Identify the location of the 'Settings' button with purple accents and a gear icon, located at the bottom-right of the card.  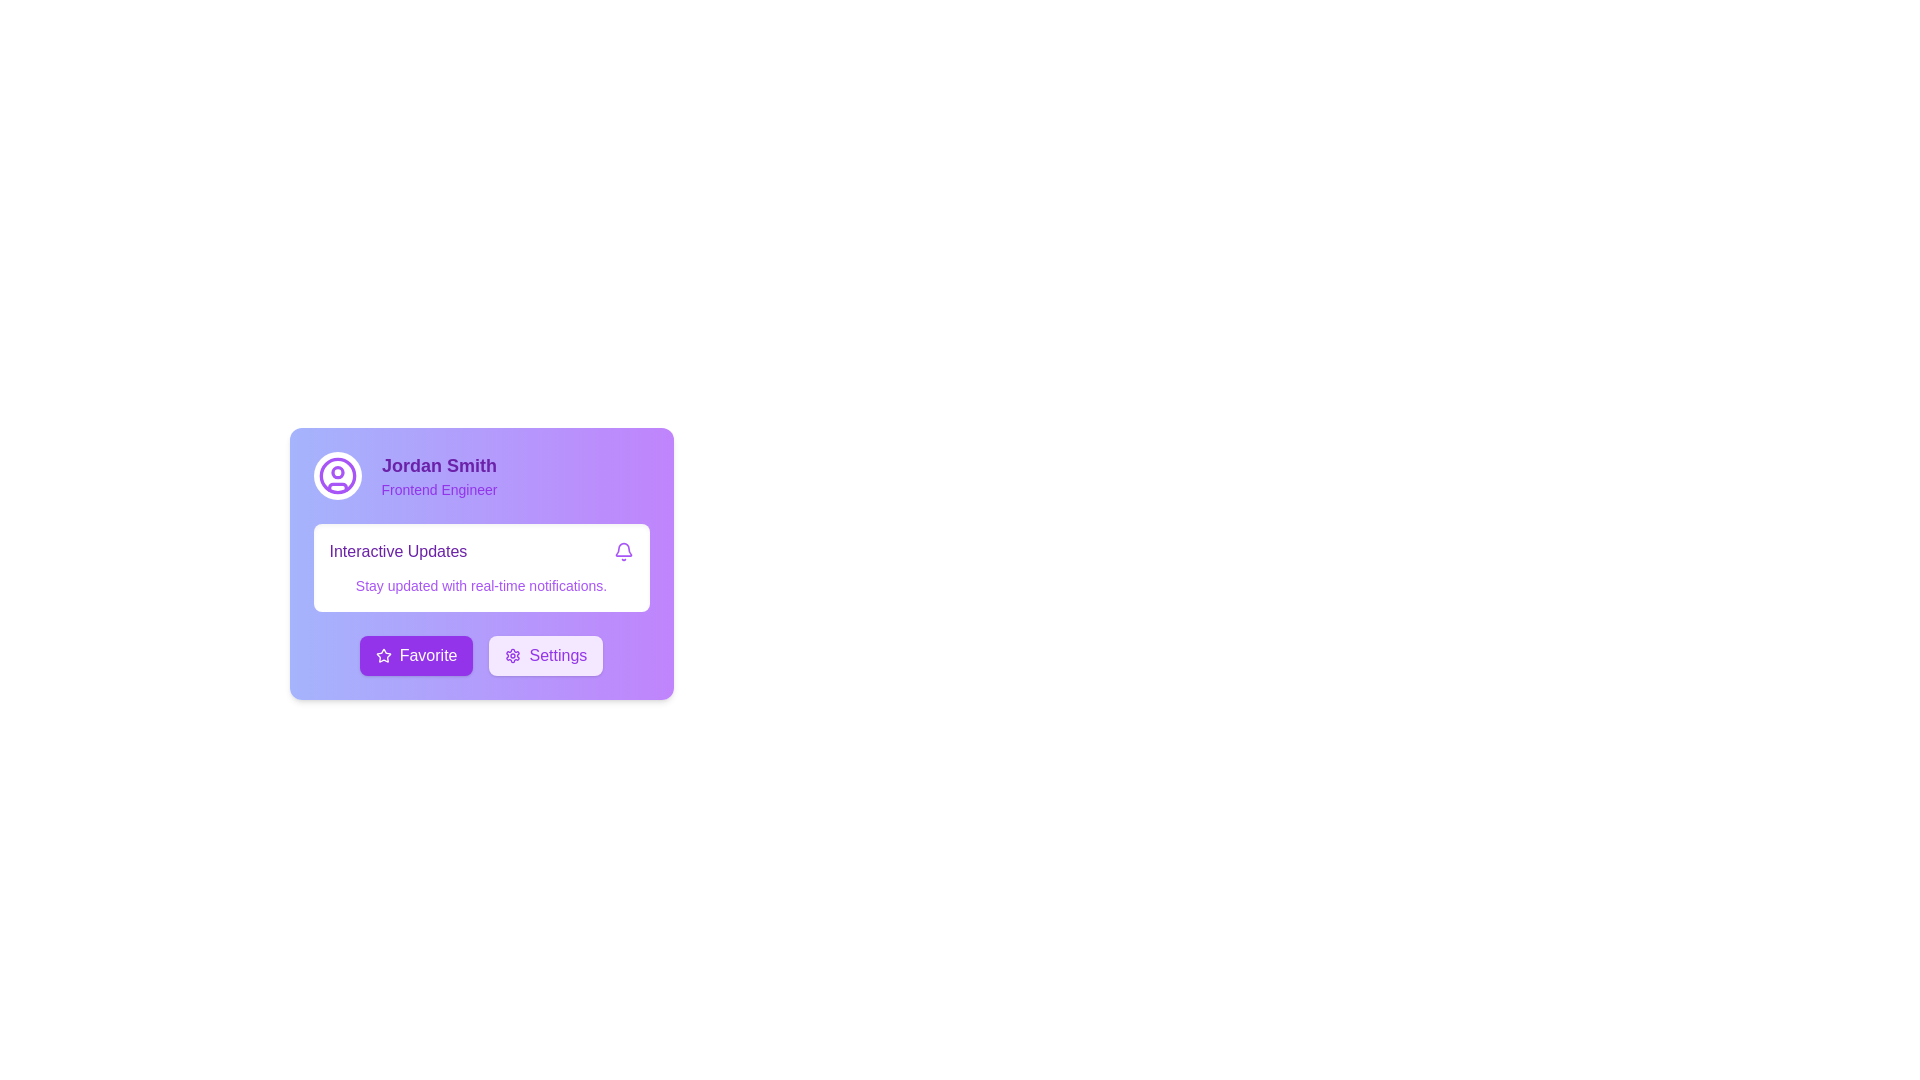
(546, 655).